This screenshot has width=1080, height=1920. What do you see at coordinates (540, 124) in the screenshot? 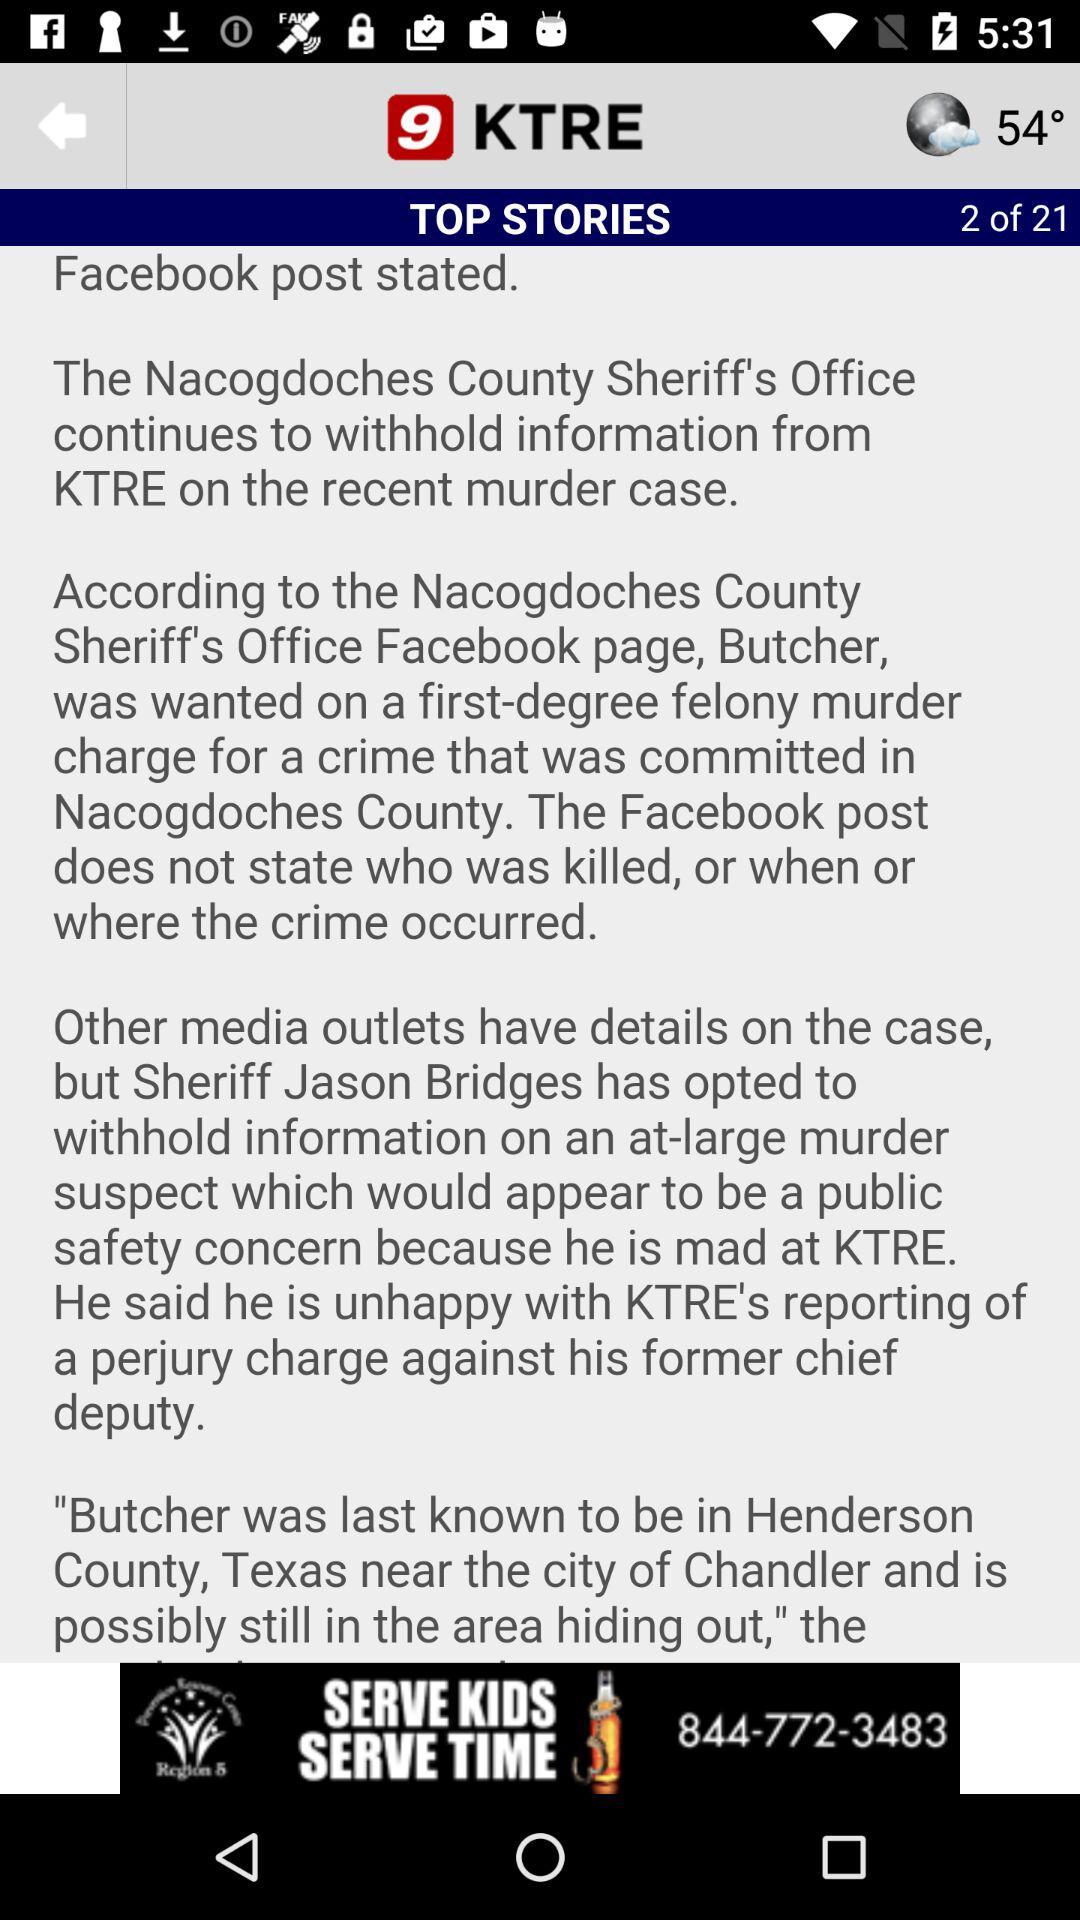
I see `site logo` at bounding box center [540, 124].